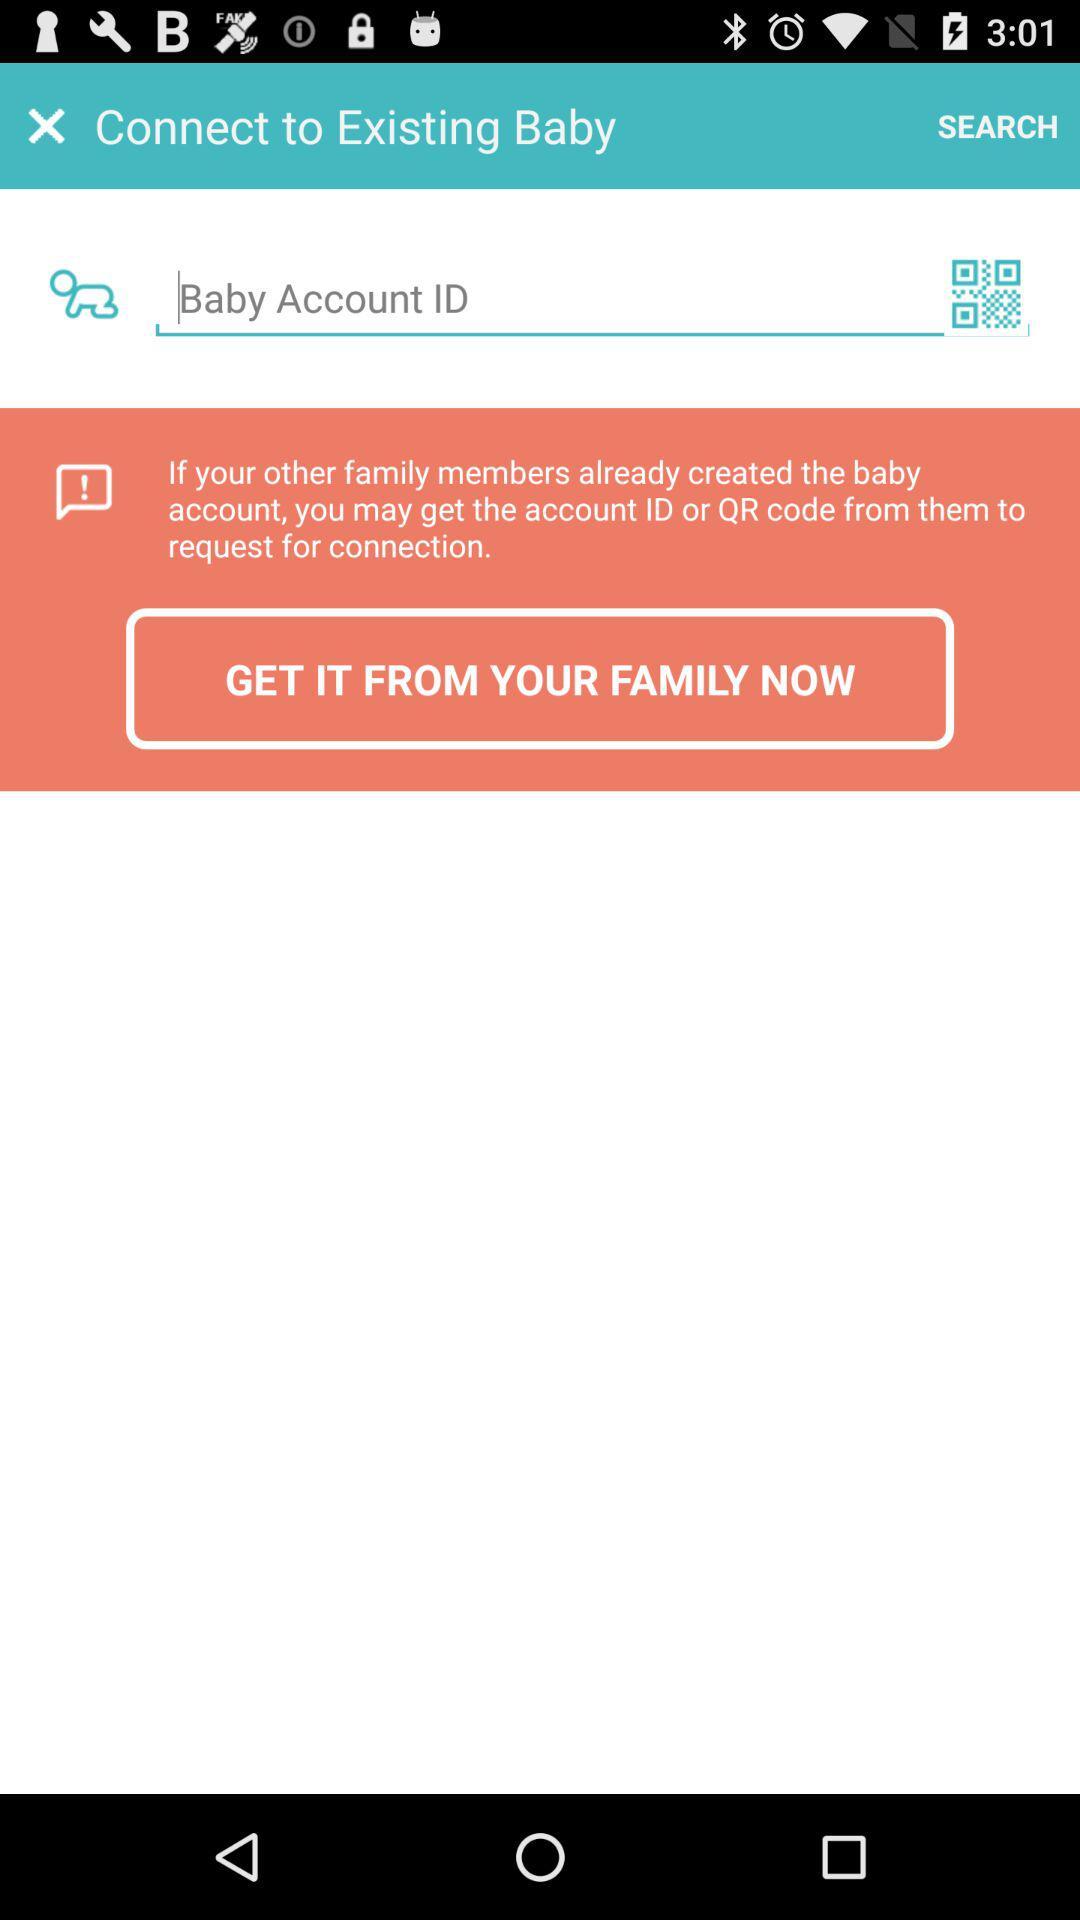 This screenshot has width=1080, height=1920. I want to click on scan qr code, so click(985, 292).